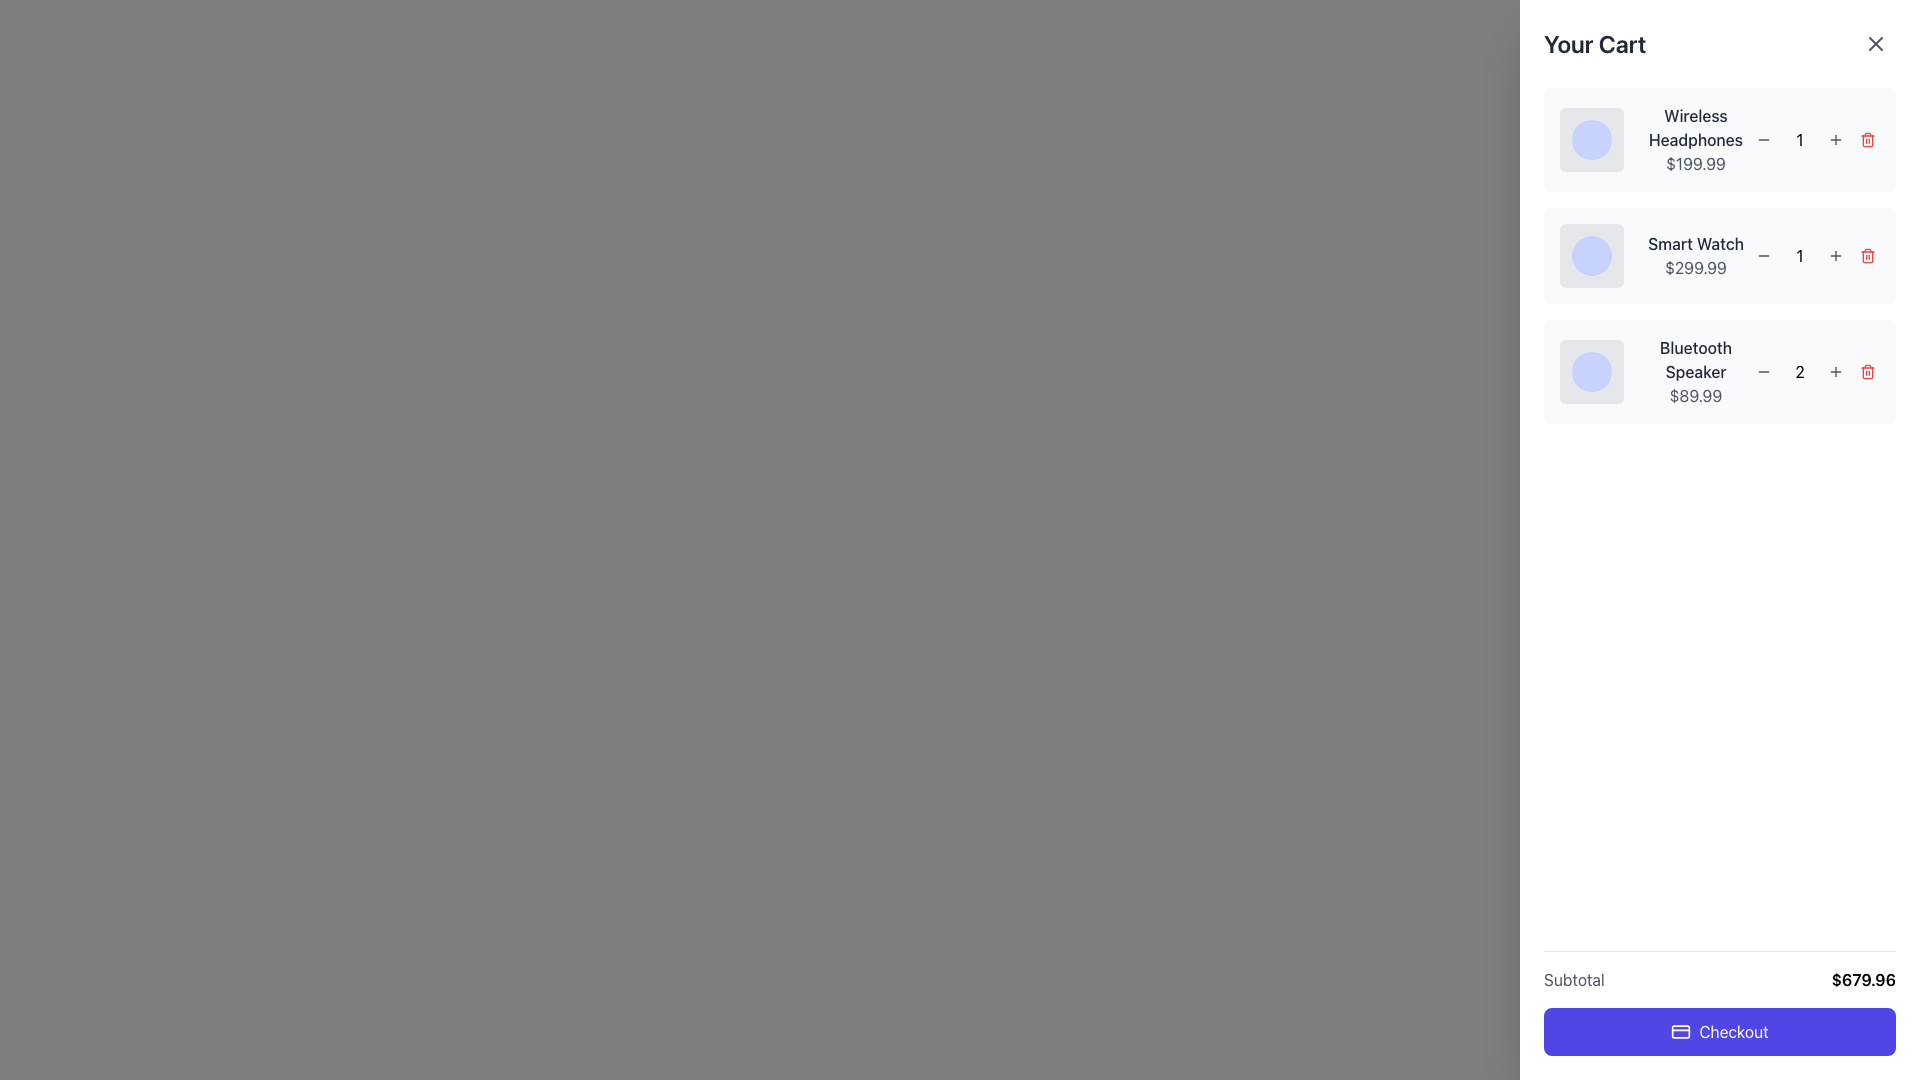 The height and width of the screenshot is (1080, 1920). I want to click on the increment button for the 'Bluetooth Speaker' item in the shopping cart, so click(1836, 371).